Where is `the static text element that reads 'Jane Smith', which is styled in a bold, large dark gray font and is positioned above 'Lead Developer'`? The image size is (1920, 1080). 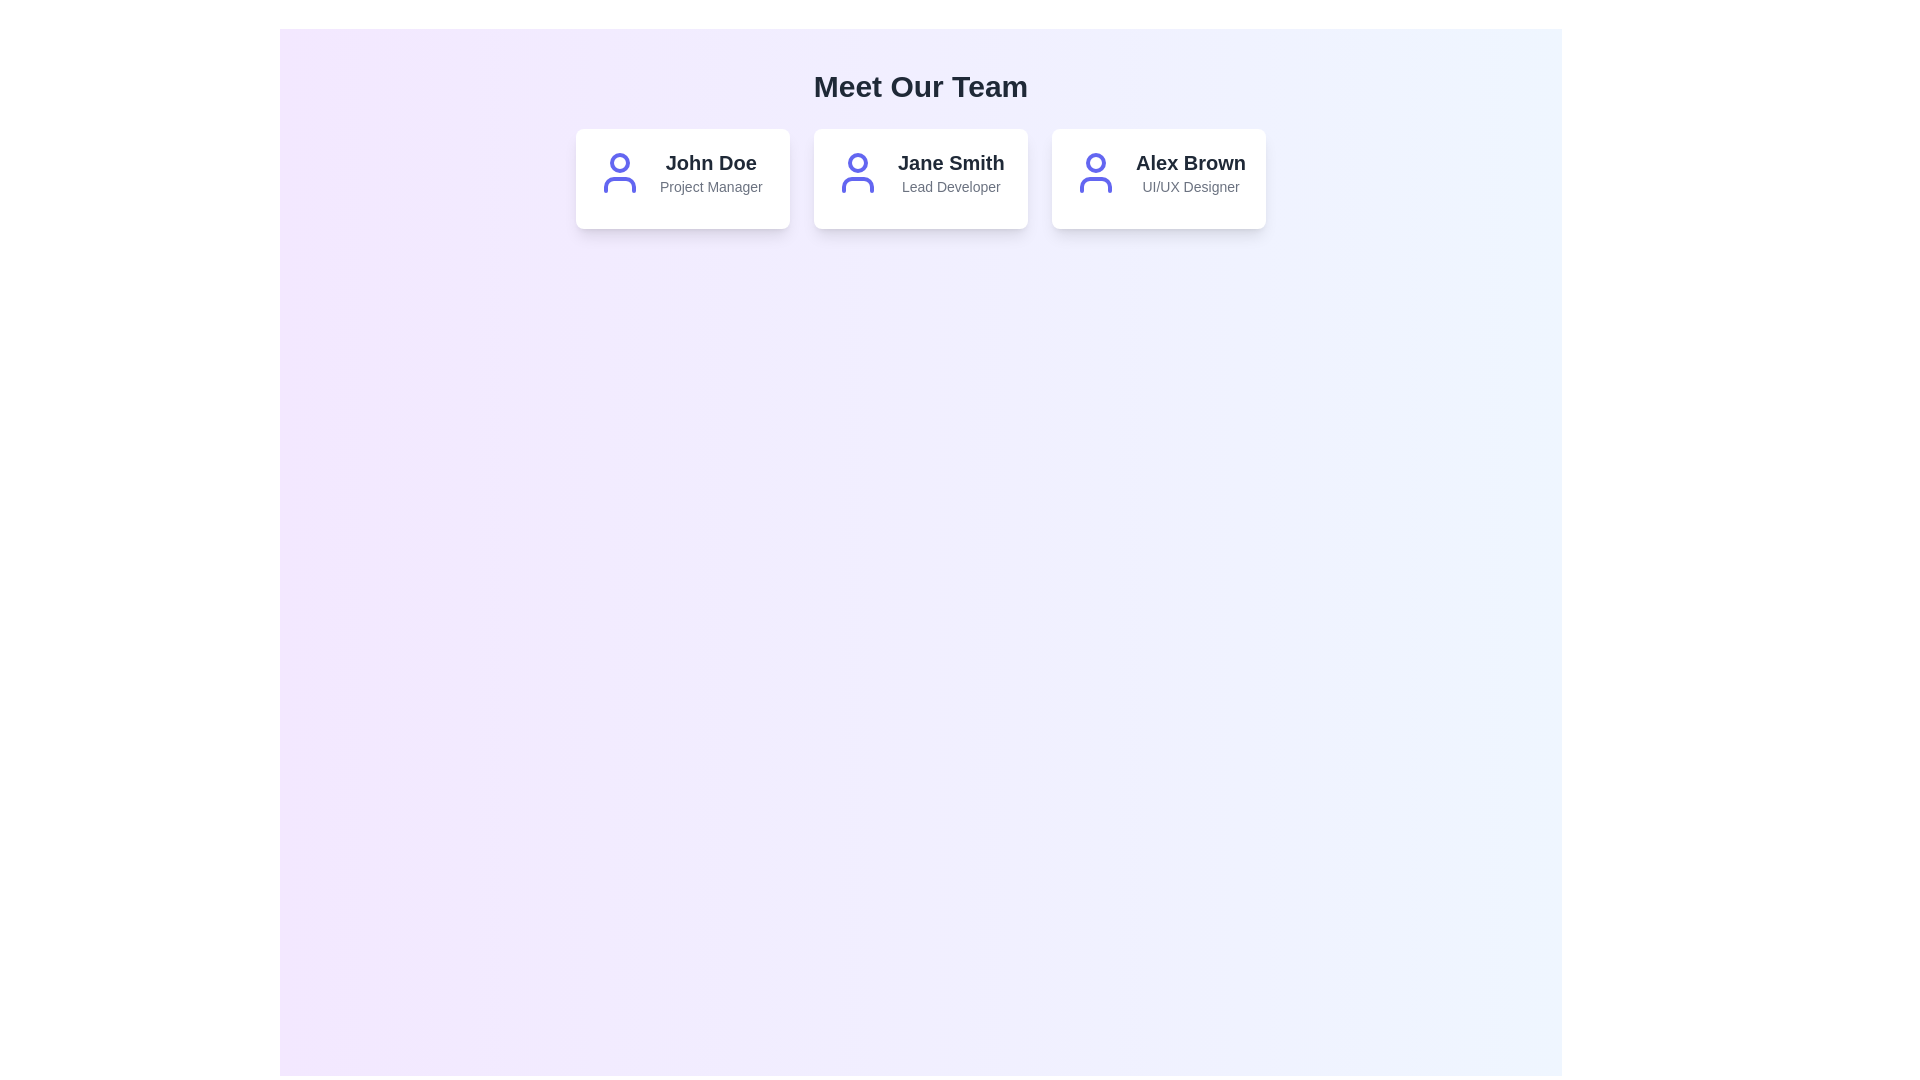 the static text element that reads 'Jane Smith', which is styled in a bold, large dark gray font and is positioned above 'Lead Developer' is located at coordinates (950, 161).